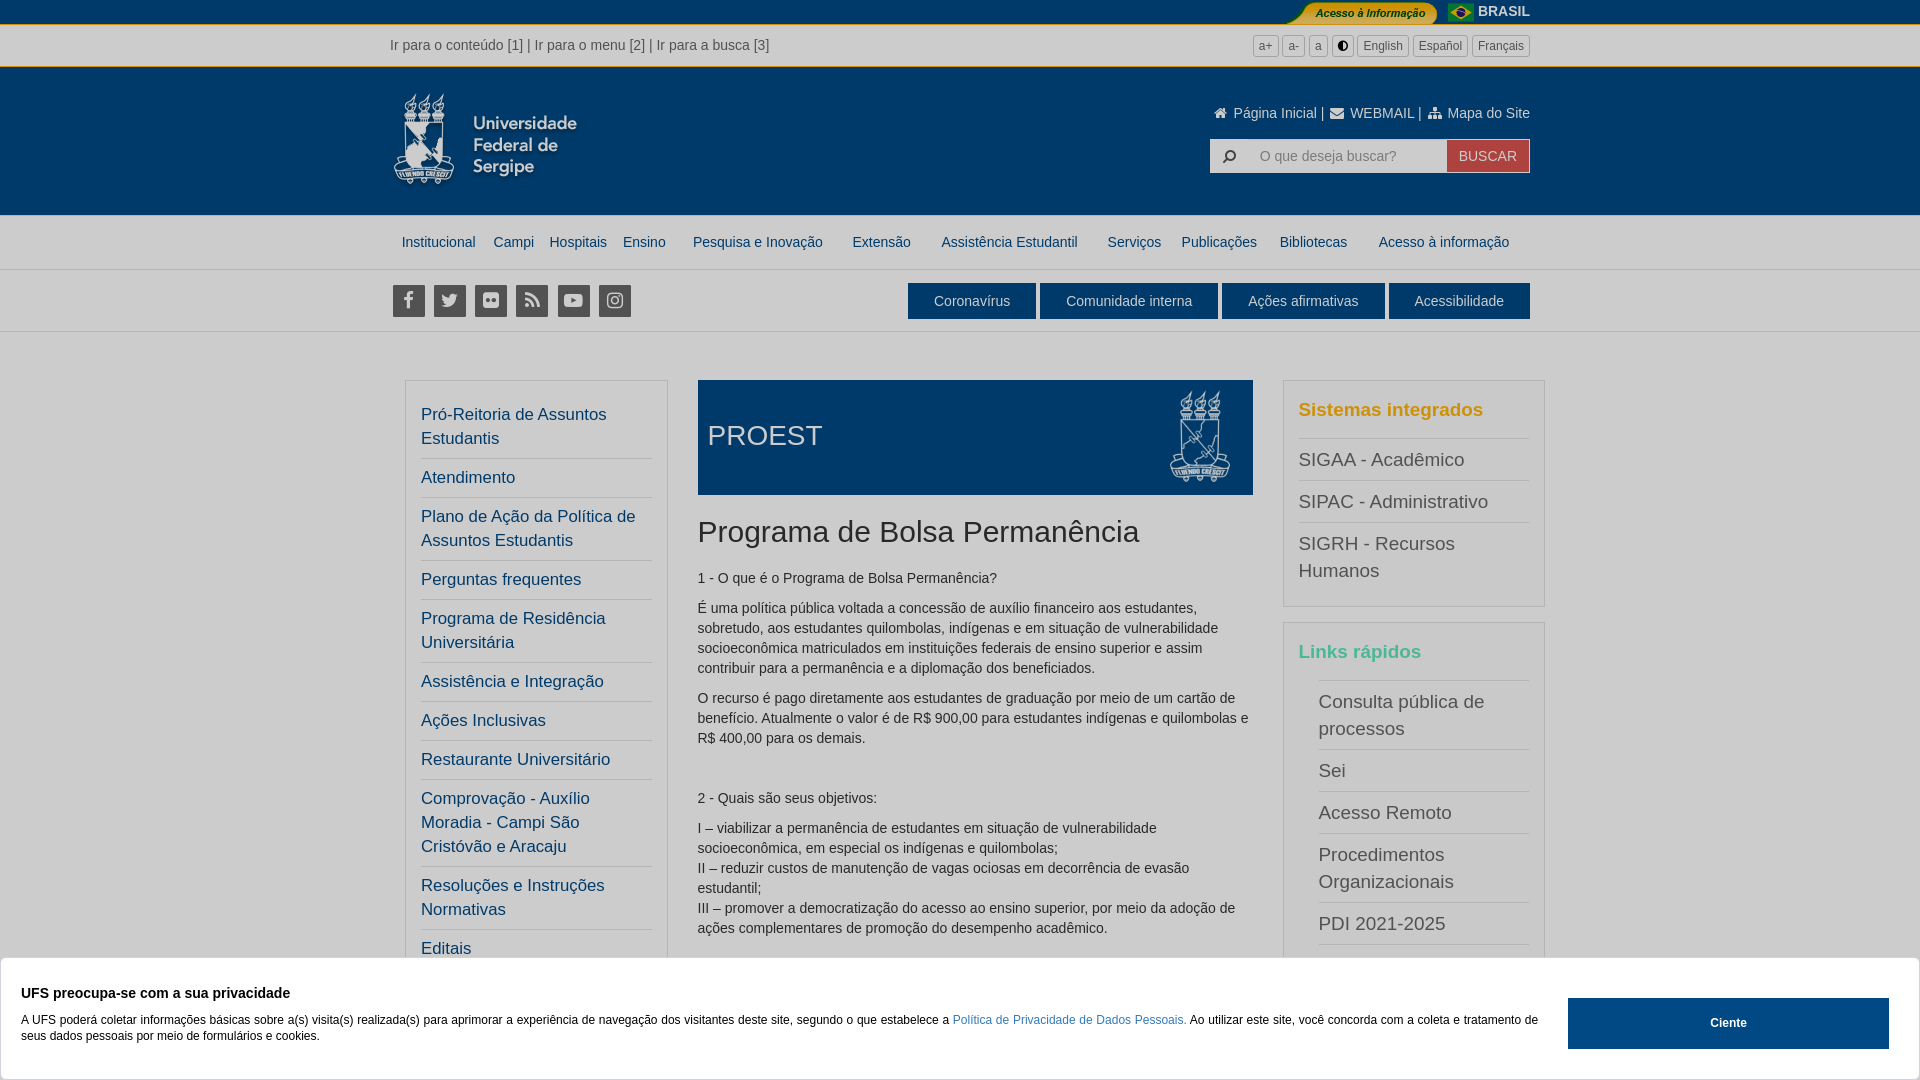  Describe the element at coordinates (576, 241) in the screenshot. I see `'Hospitais'` at that location.